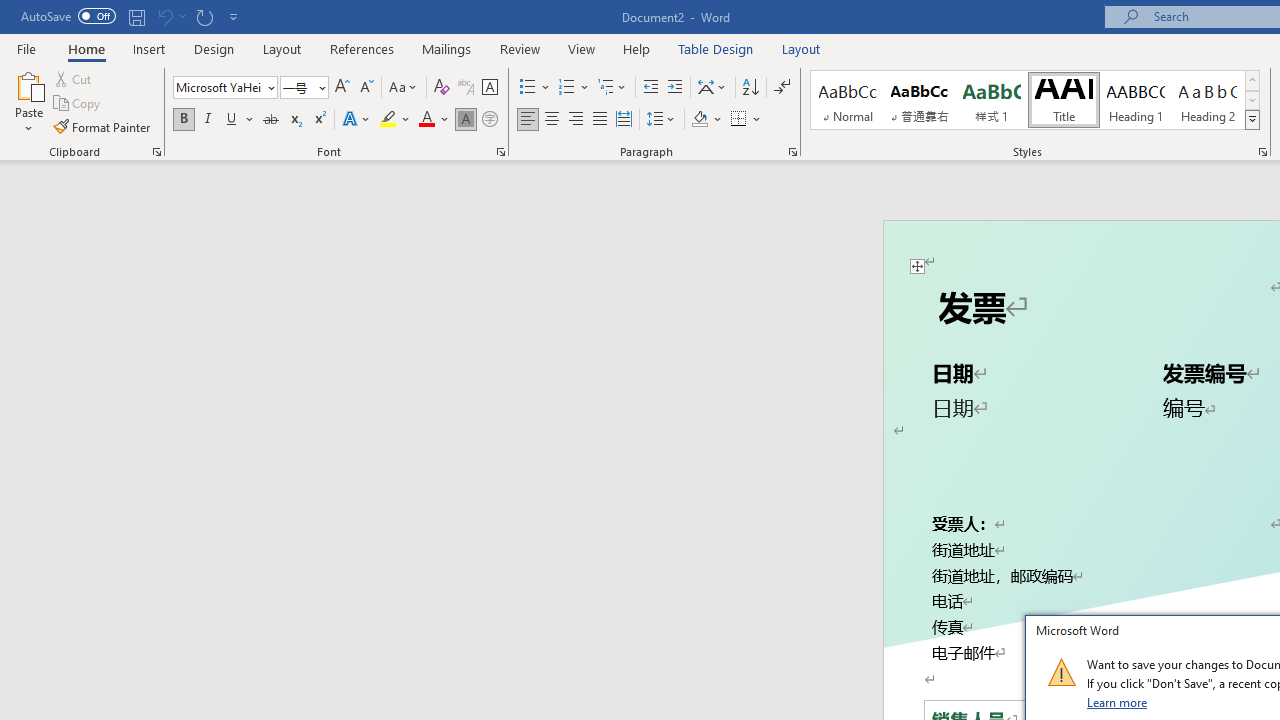 The image size is (1280, 720). What do you see at coordinates (1117, 701) in the screenshot?
I see `'Learn more'` at bounding box center [1117, 701].